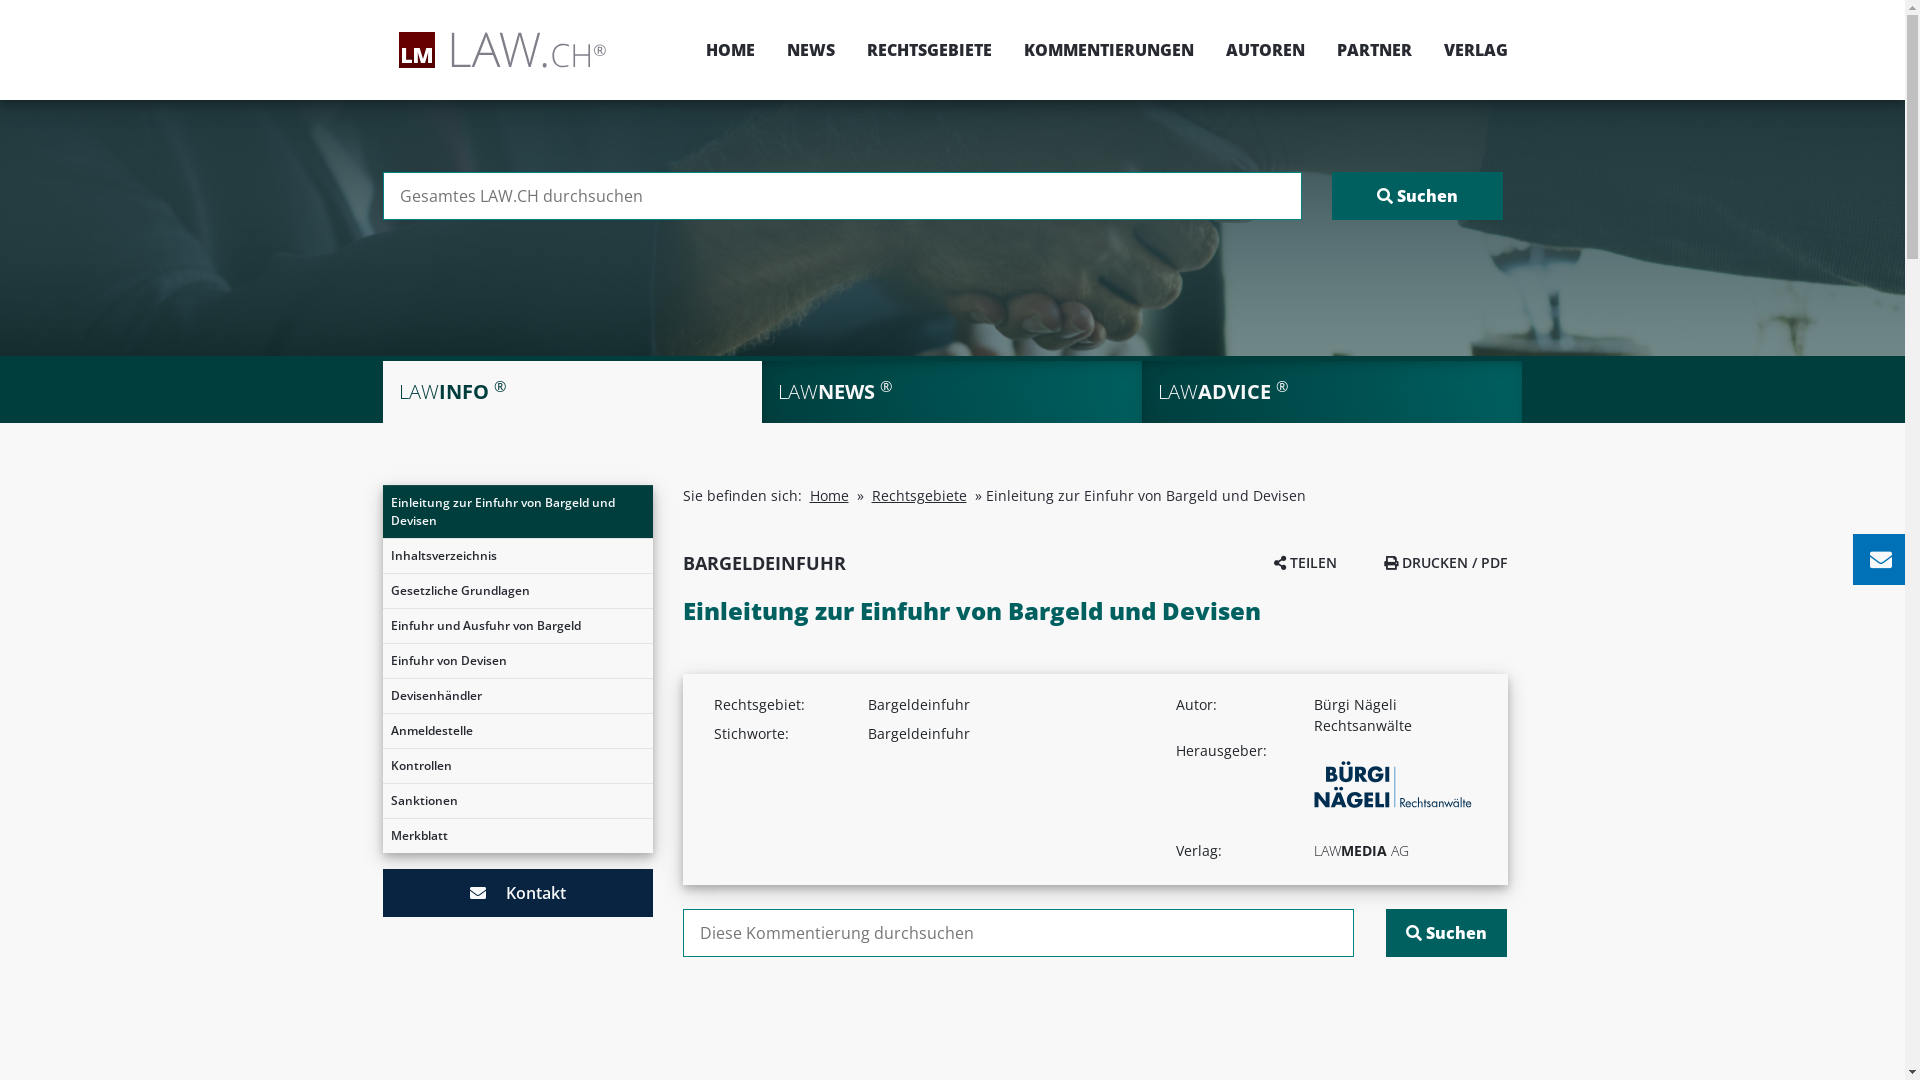 The height and width of the screenshot is (1080, 1920). What do you see at coordinates (517, 765) in the screenshot?
I see `'Kontrollen'` at bounding box center [517, 765].